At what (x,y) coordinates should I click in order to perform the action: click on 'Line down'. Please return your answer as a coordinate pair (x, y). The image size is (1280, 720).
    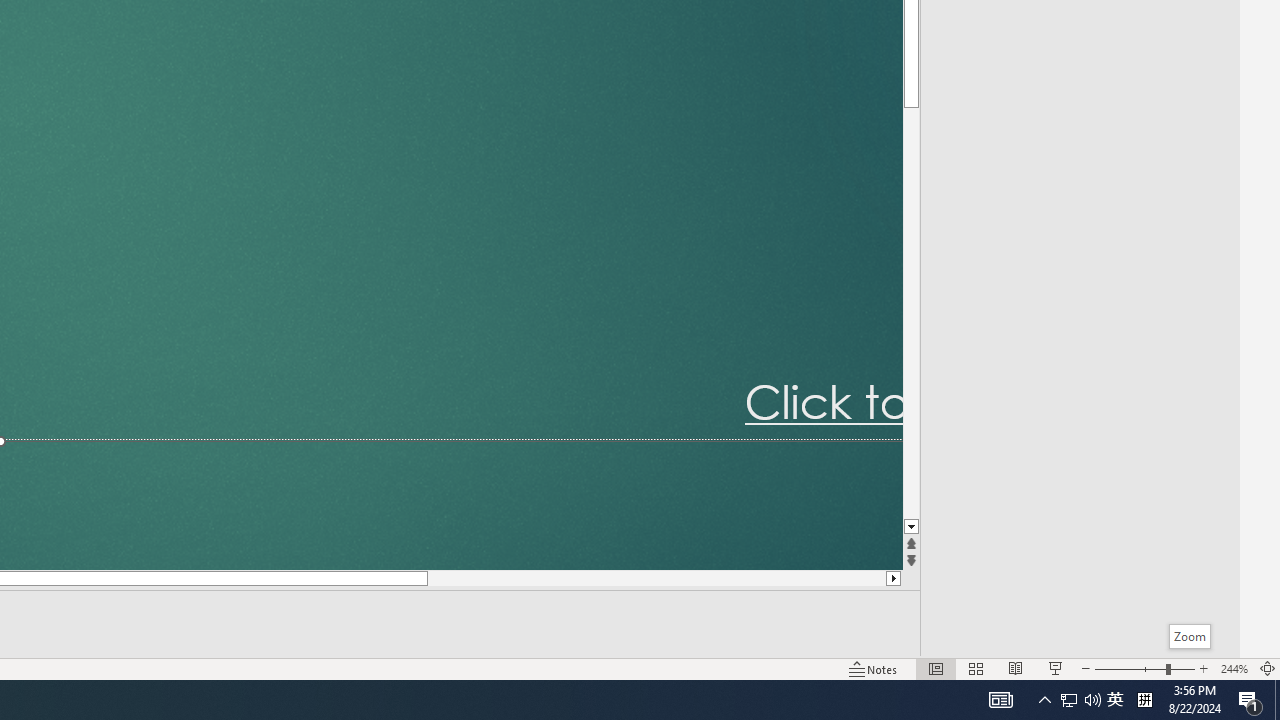
    Looking at the image, I should click on (910, 526).